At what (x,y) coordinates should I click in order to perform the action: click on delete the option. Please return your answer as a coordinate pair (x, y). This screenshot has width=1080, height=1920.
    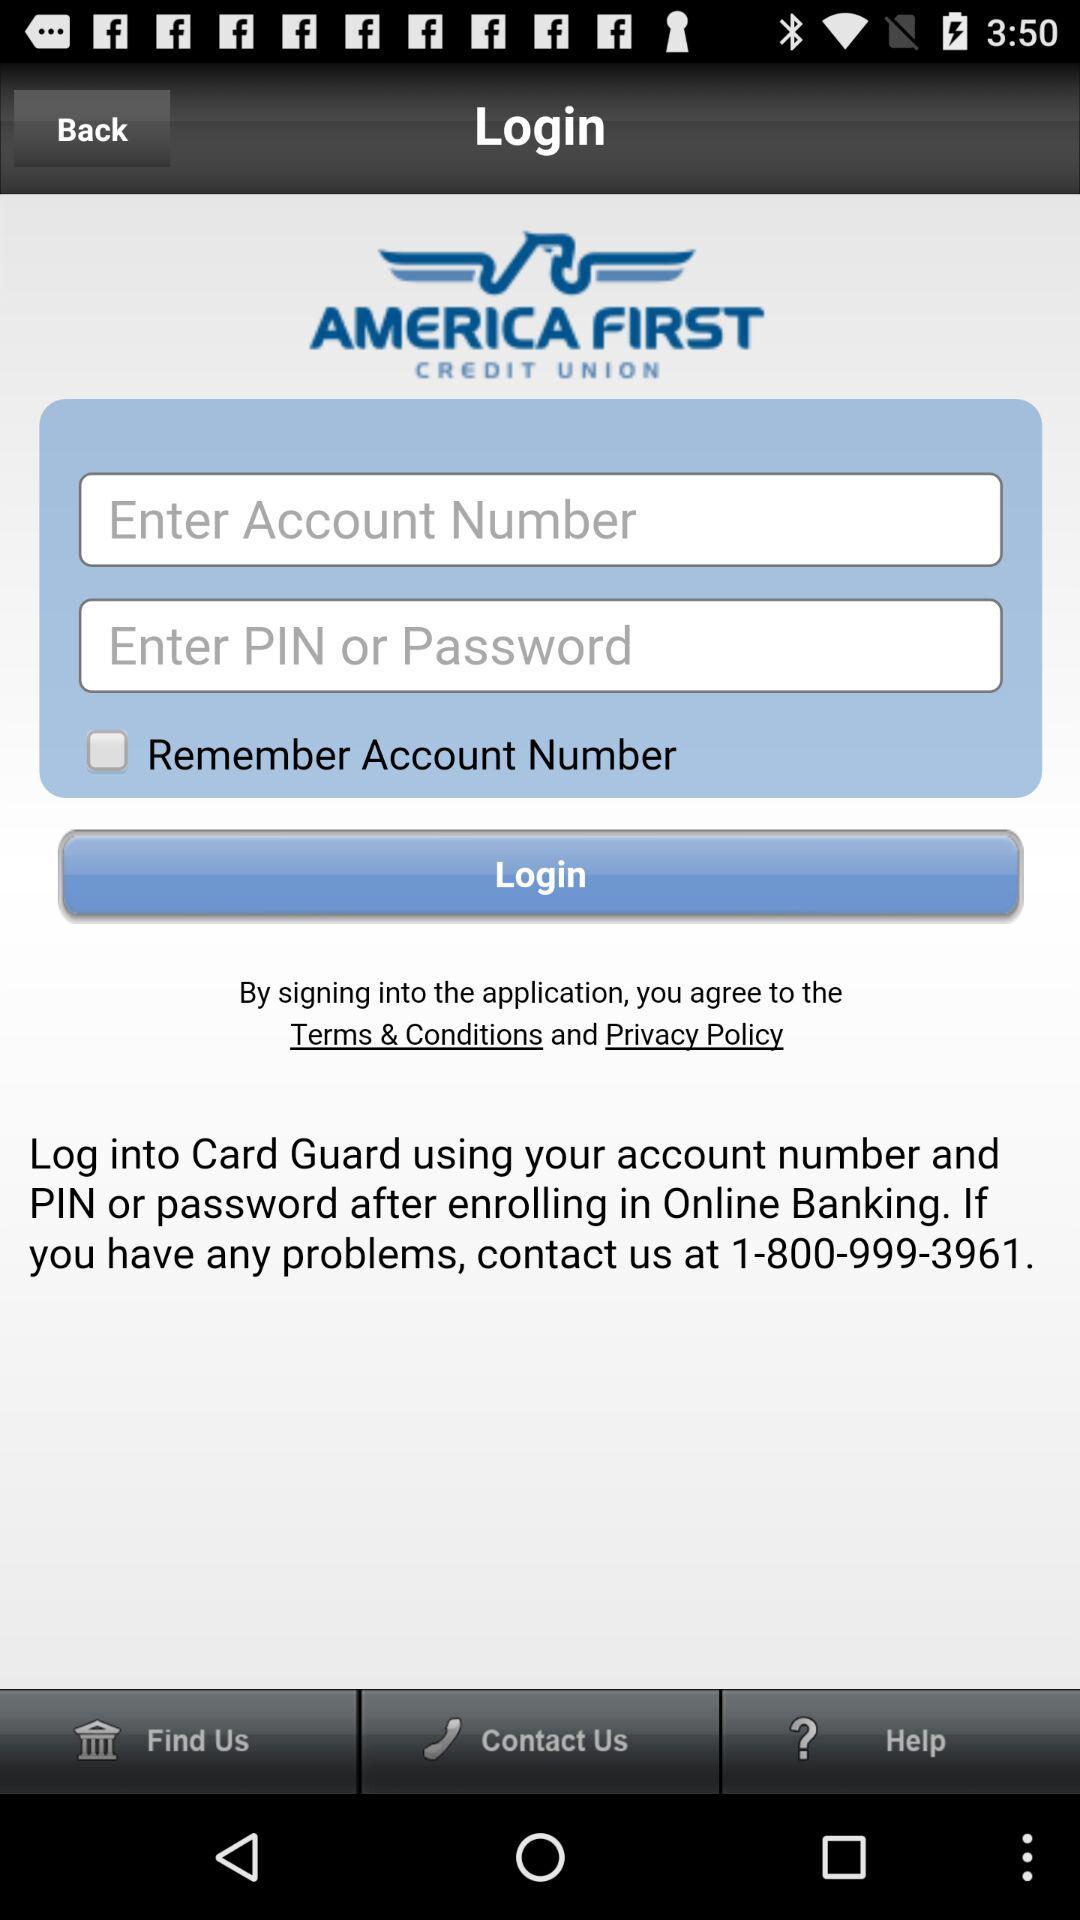
    Looking at the image, I should click on (178, 1740).